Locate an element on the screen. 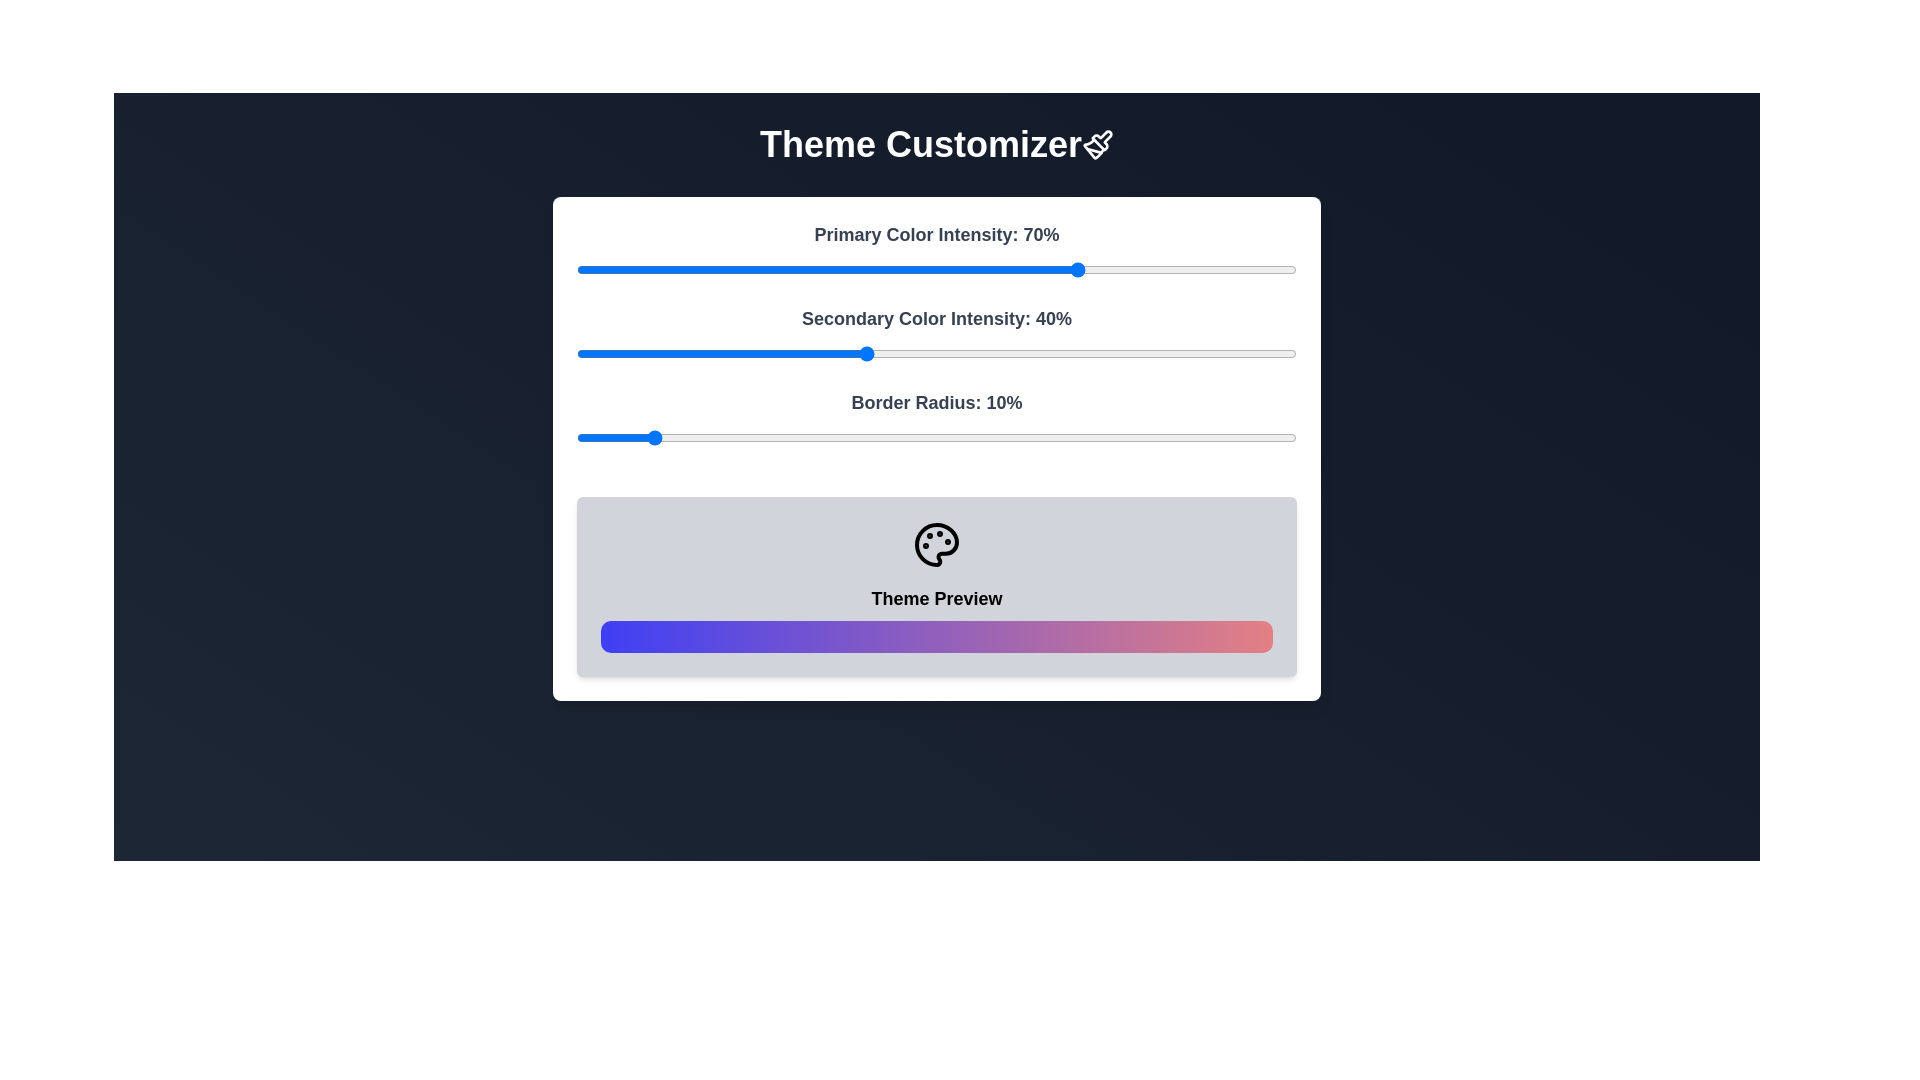 This screenshot has width=1920, height=1080. the Primary Color Intensity slider to 80% is located at coordinates (1152, 270).